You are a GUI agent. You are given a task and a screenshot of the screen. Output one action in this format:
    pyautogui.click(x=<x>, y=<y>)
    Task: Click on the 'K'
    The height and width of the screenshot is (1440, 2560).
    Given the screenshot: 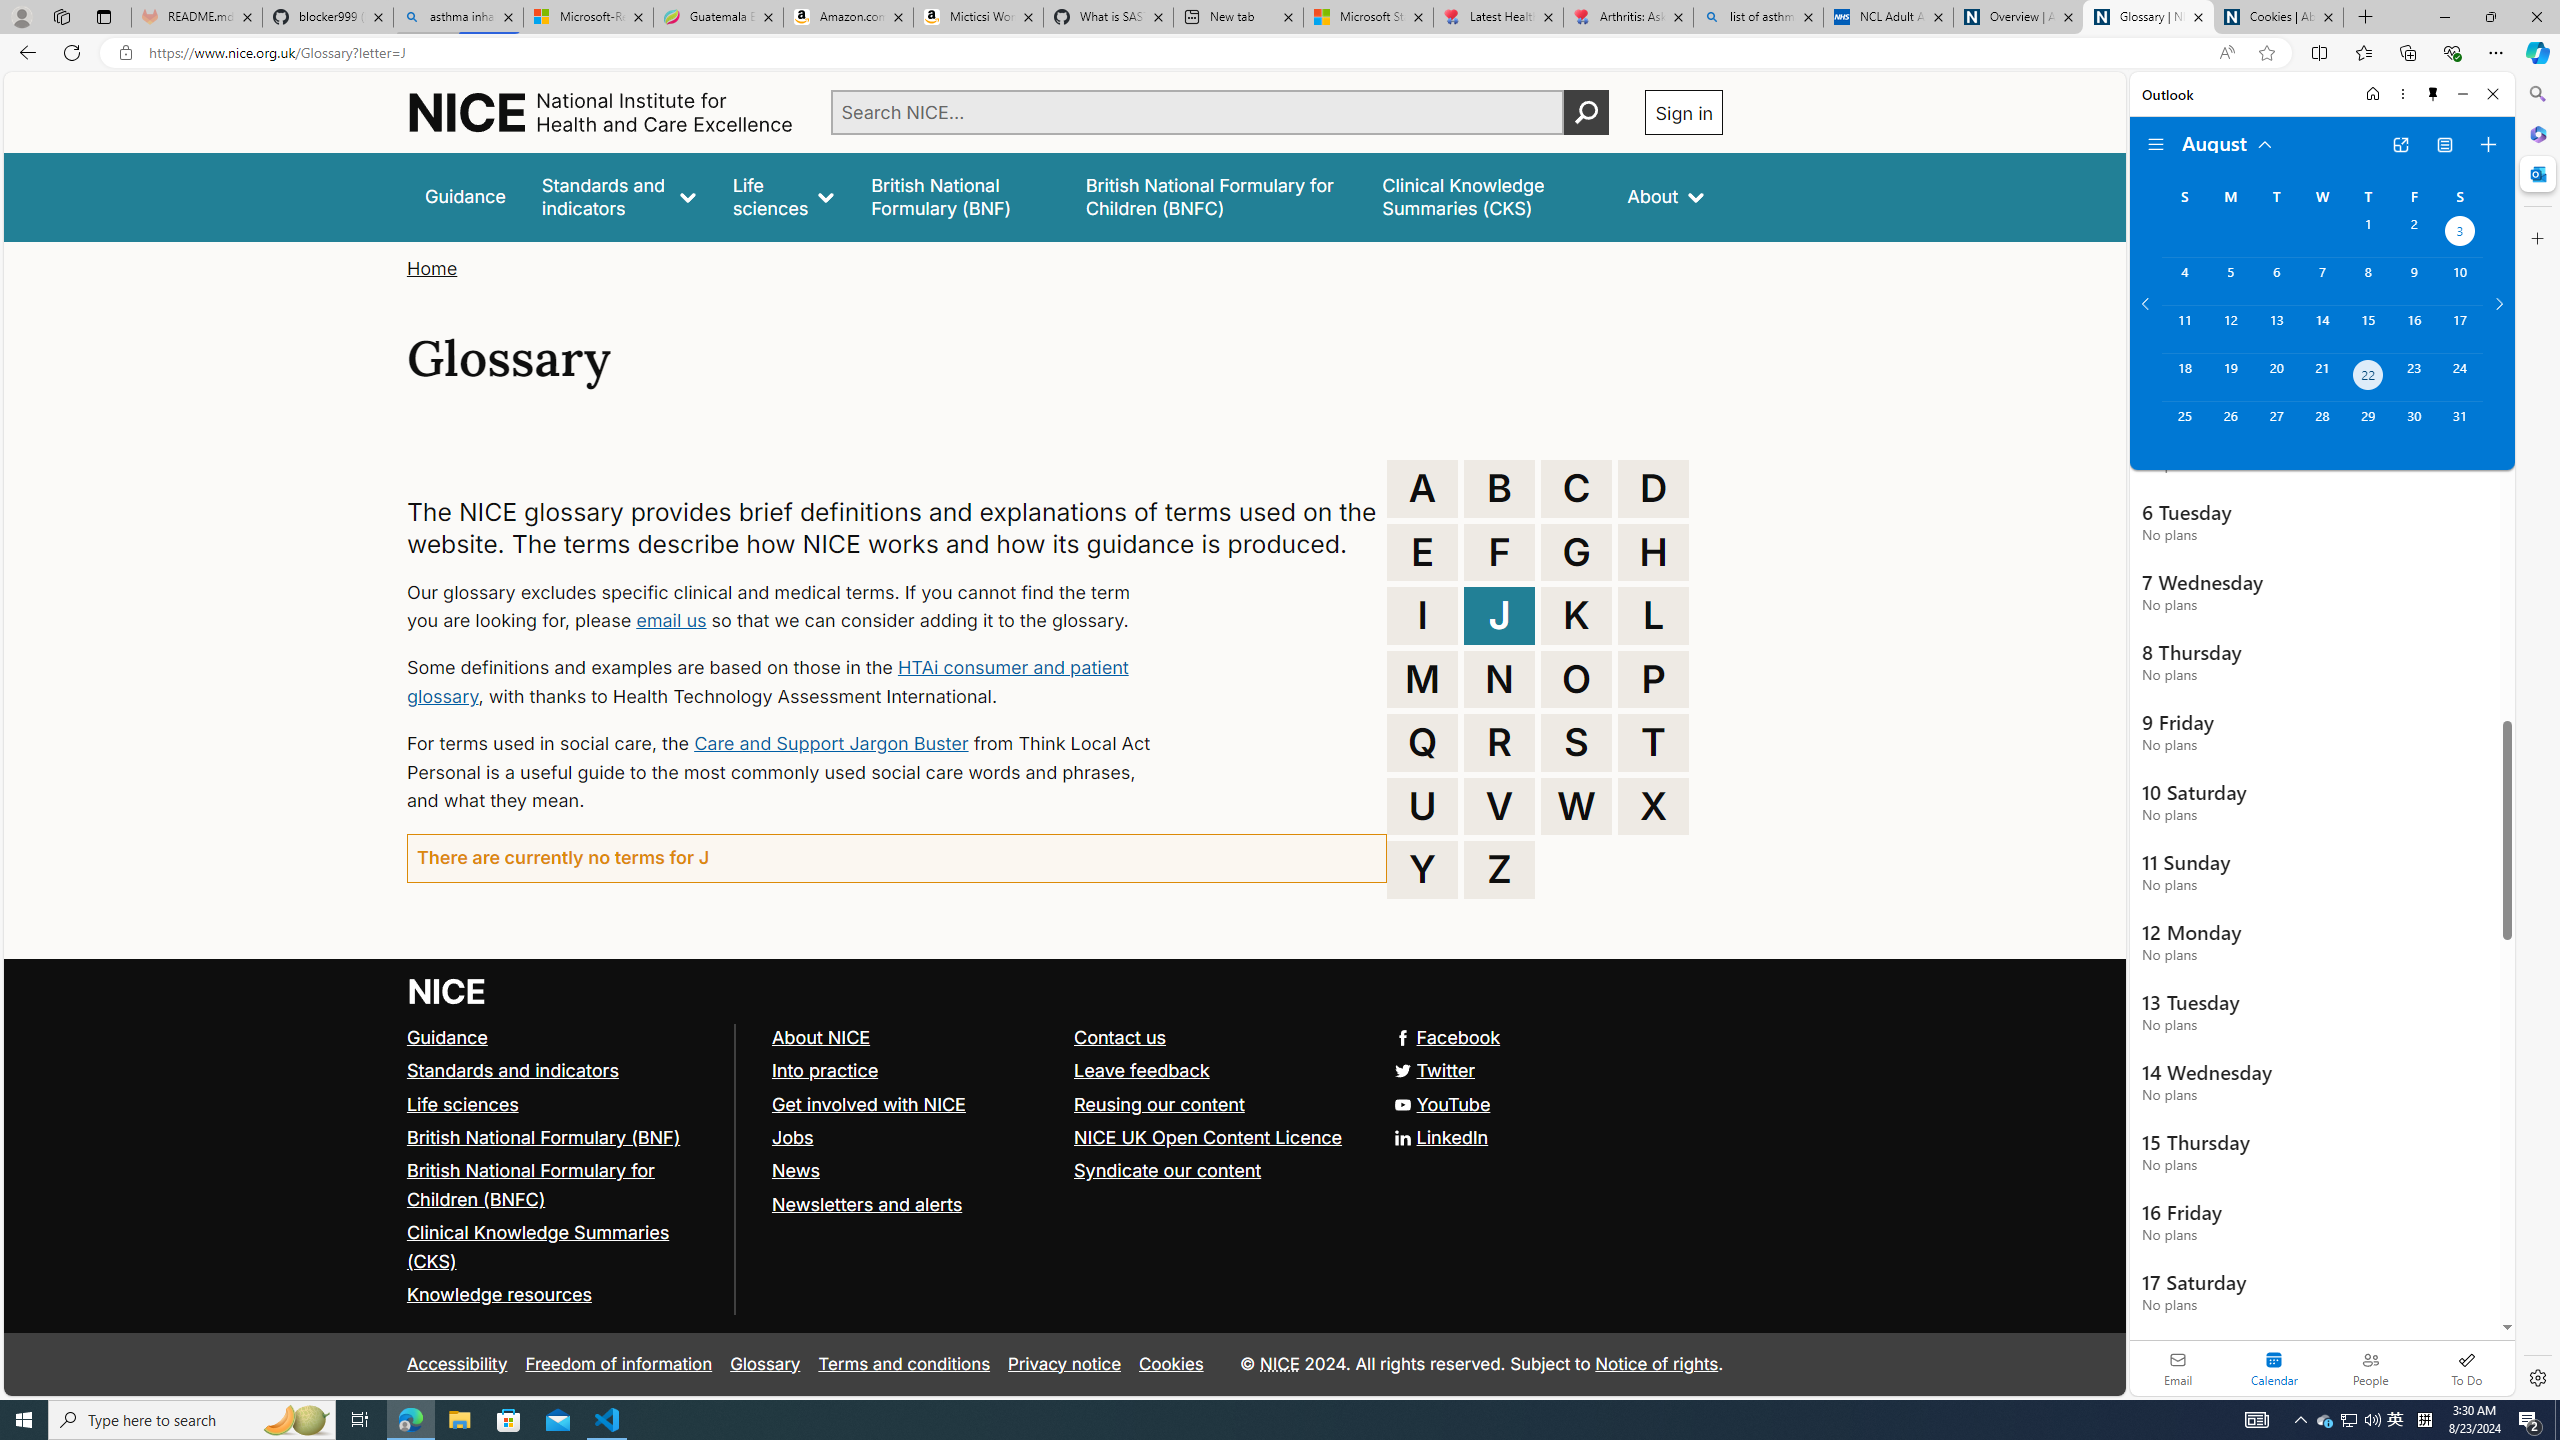 What is the action you would take?
    pyautogui.click(x=1575, y=616)
    